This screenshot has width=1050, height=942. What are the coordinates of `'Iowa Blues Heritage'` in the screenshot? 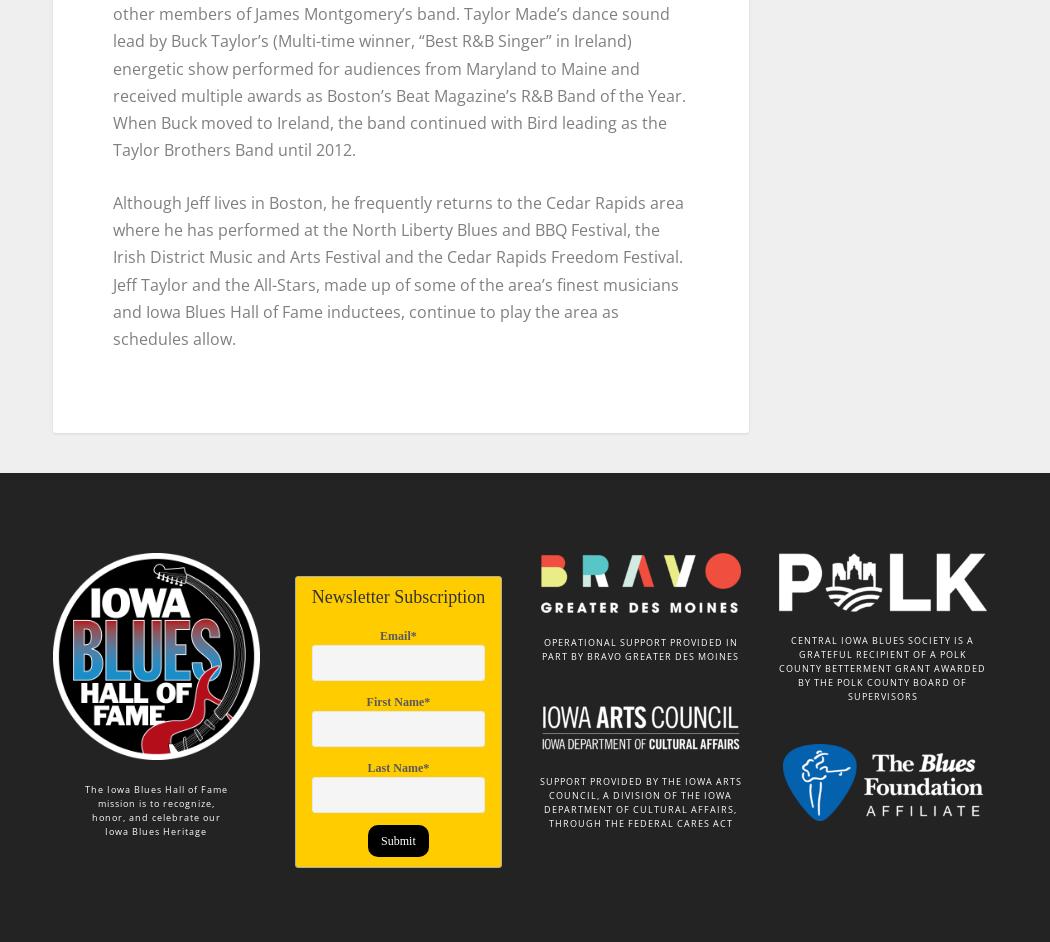 It's located at (105, 820).